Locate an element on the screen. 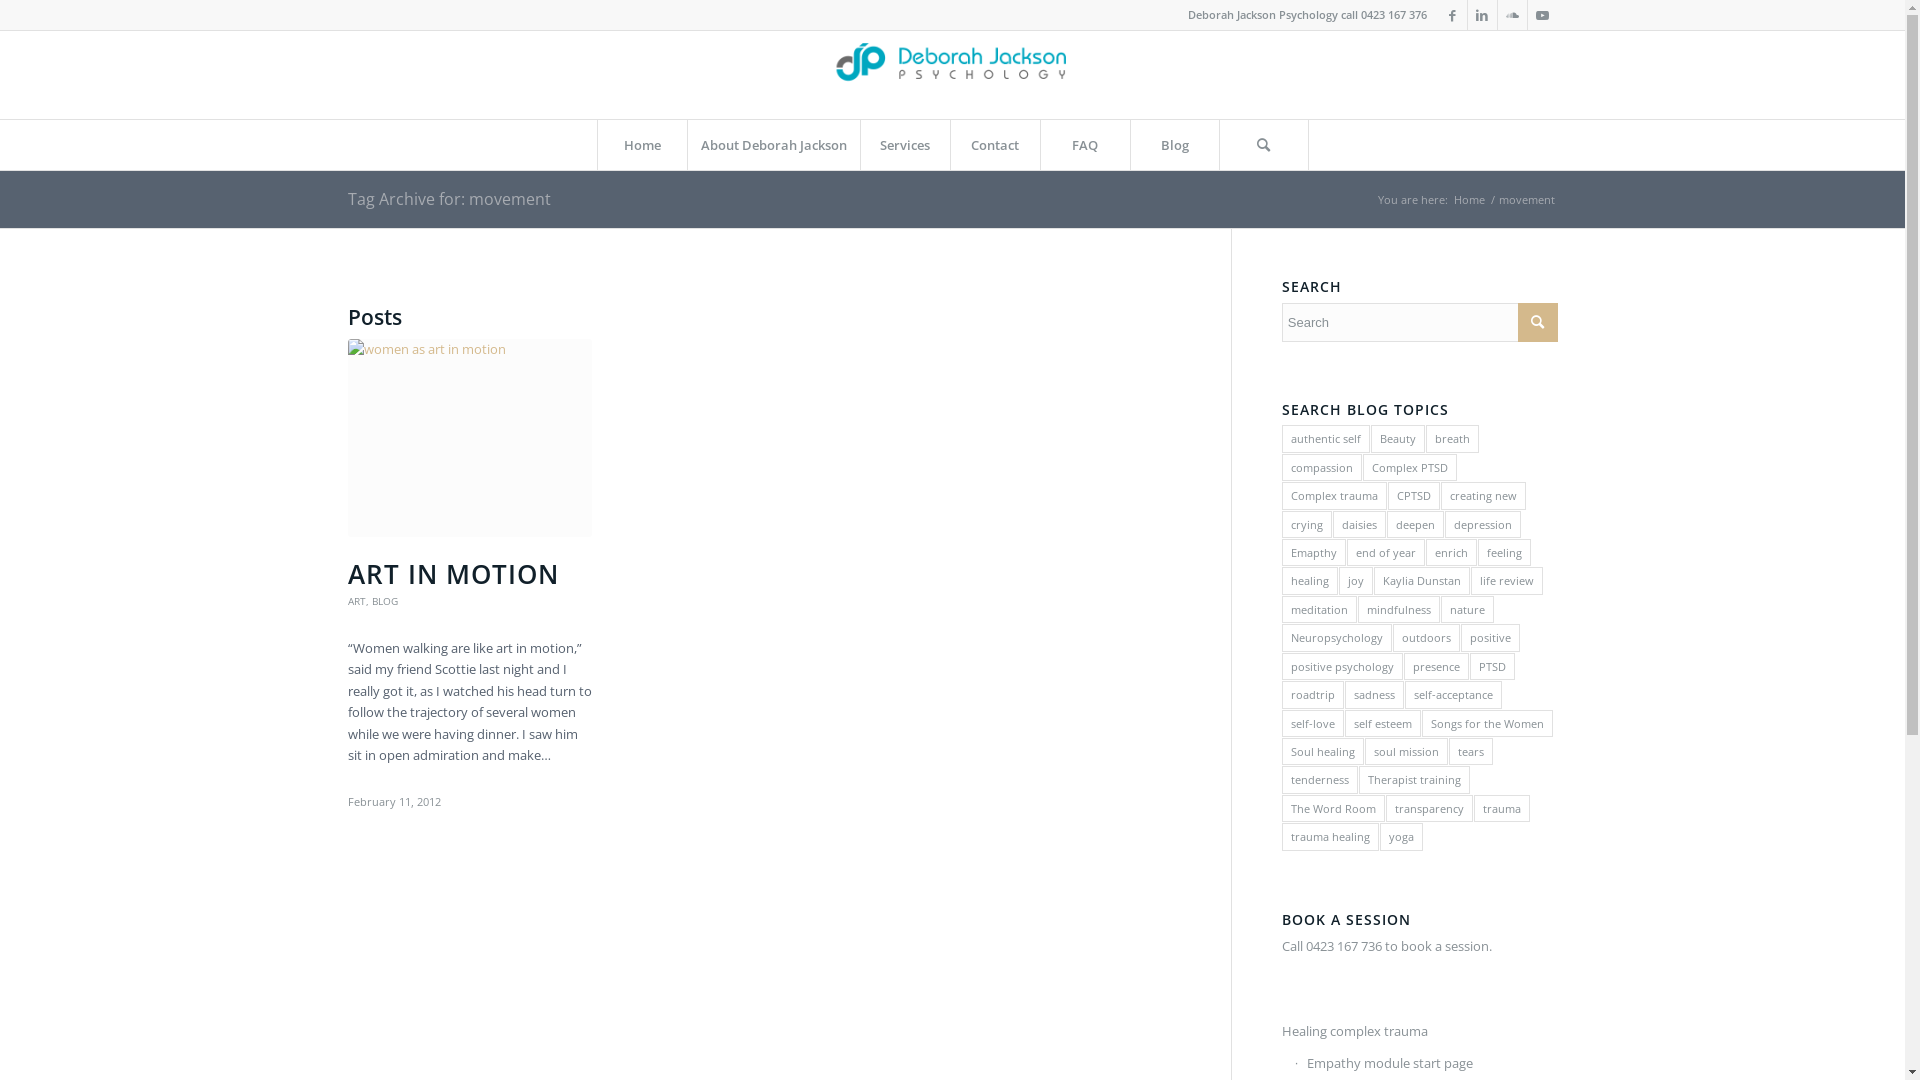 This screenshot has height=1080, width=1920. 'BLOG' is located at coordinates (384, 600).